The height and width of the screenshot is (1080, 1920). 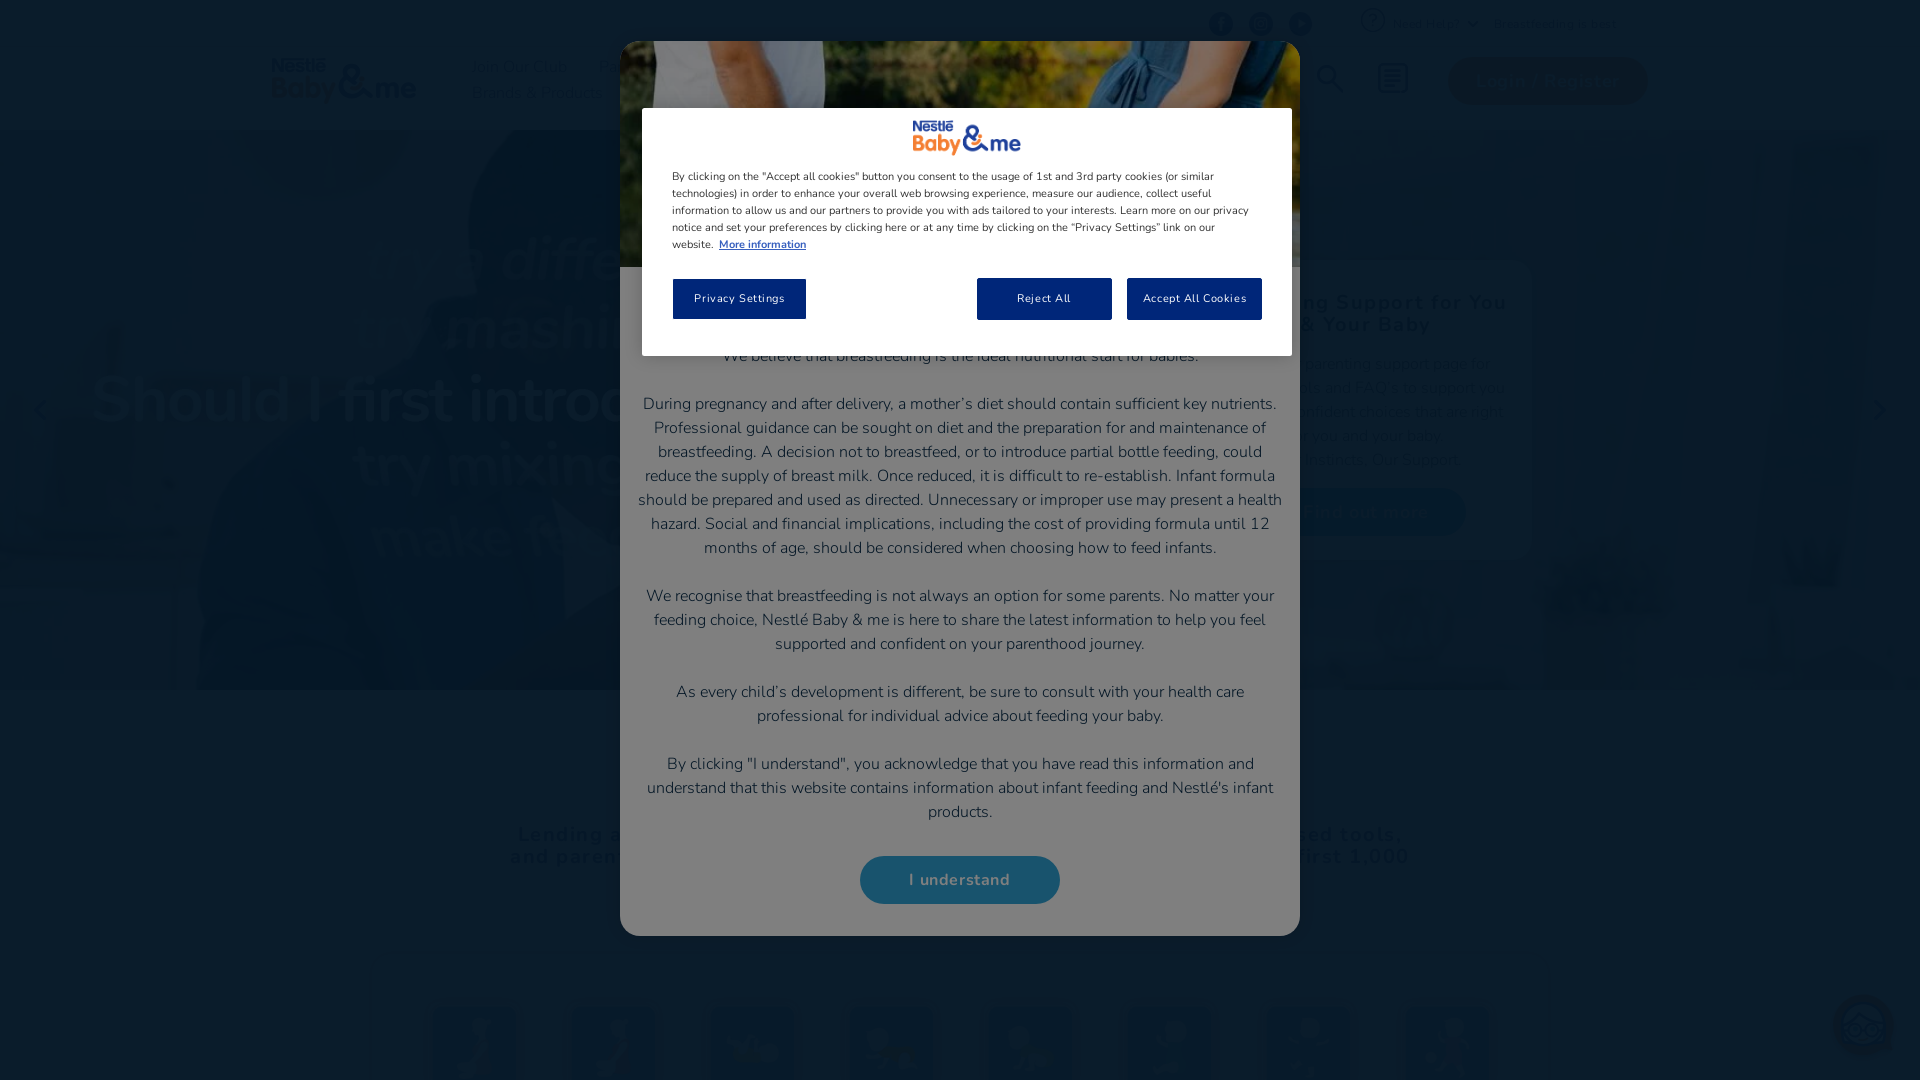 What do you see at coordinates (1247, 23) in the screenshot?
I see `'instagram'` at bounding box center [1247, 23].